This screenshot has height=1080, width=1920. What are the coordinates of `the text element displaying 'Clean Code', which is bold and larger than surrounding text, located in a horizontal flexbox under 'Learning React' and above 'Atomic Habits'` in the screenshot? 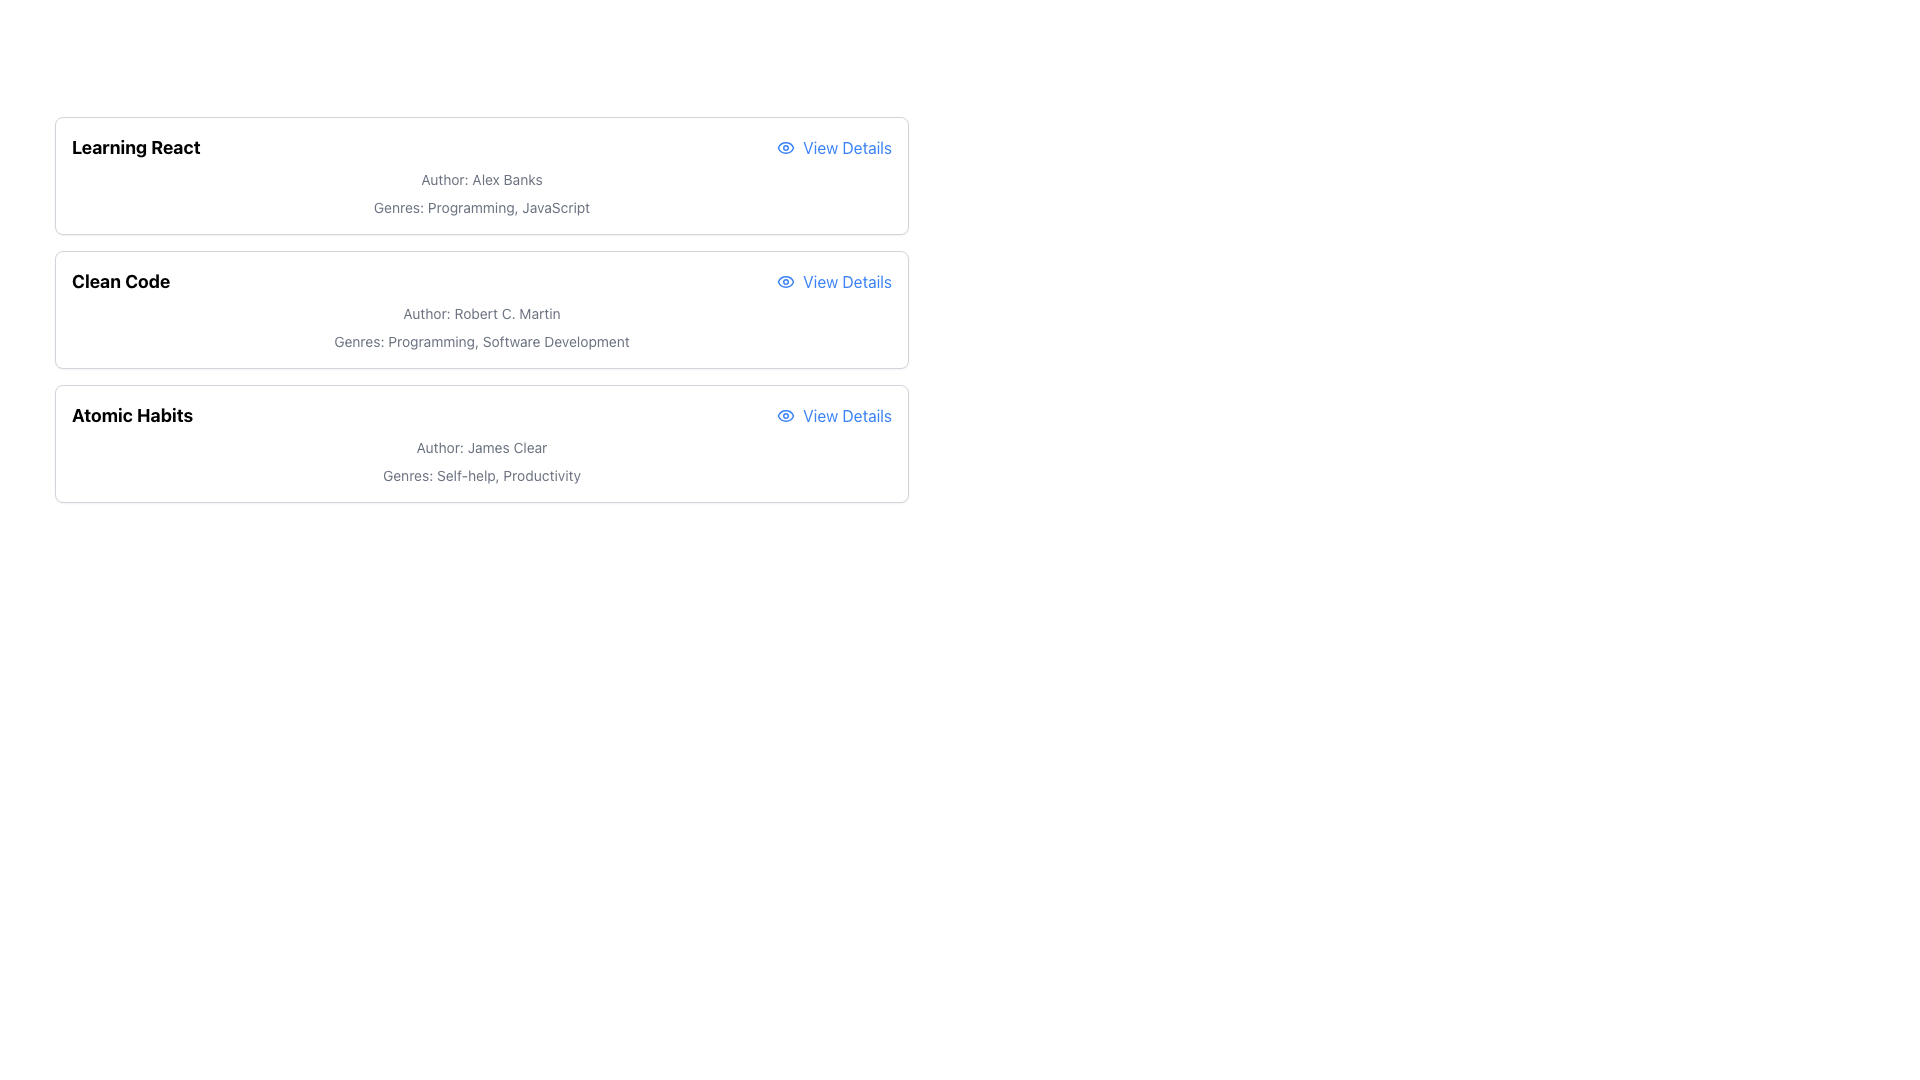 It's located at (120, 281).